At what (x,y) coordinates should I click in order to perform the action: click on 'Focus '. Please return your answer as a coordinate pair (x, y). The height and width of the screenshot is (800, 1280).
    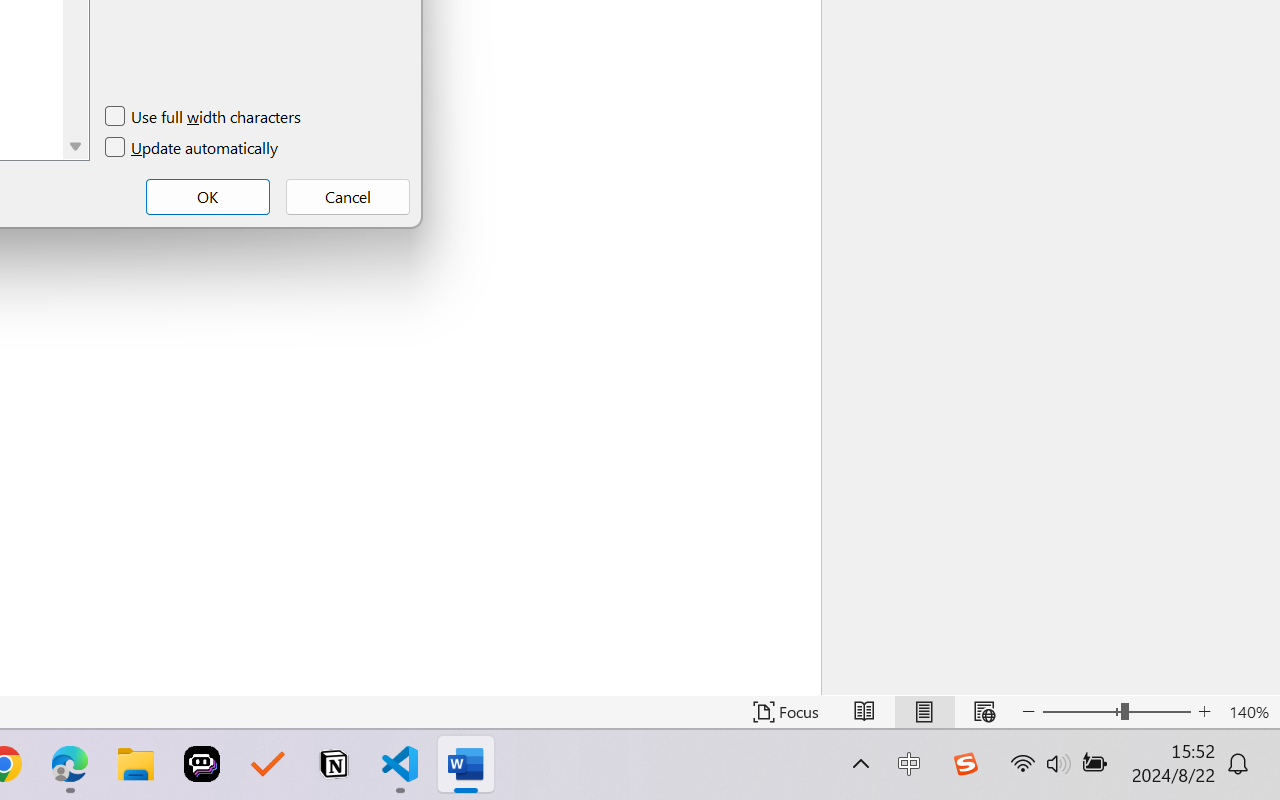
    Looking at the image, I should click on (785, 711).